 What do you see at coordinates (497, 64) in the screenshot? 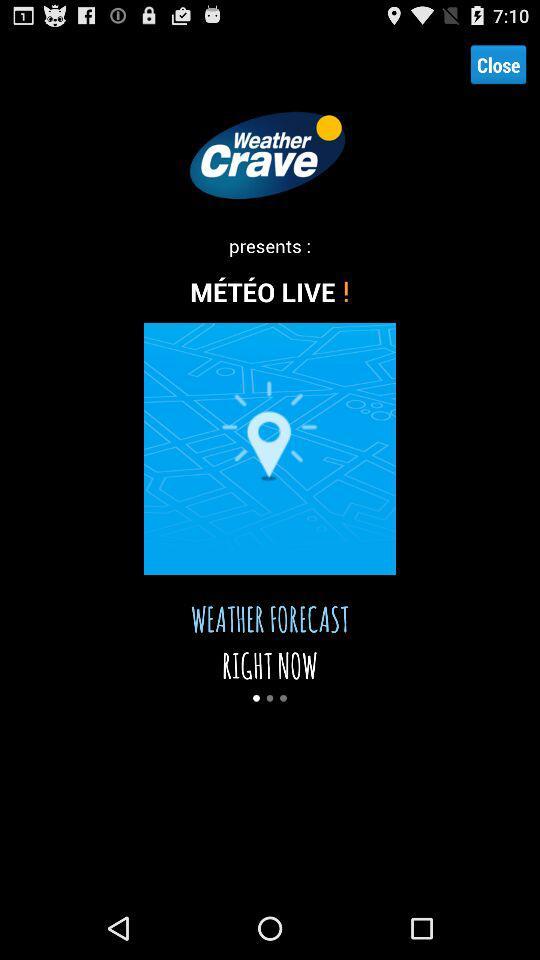
I see `the close` at bounding box center [497, 64].